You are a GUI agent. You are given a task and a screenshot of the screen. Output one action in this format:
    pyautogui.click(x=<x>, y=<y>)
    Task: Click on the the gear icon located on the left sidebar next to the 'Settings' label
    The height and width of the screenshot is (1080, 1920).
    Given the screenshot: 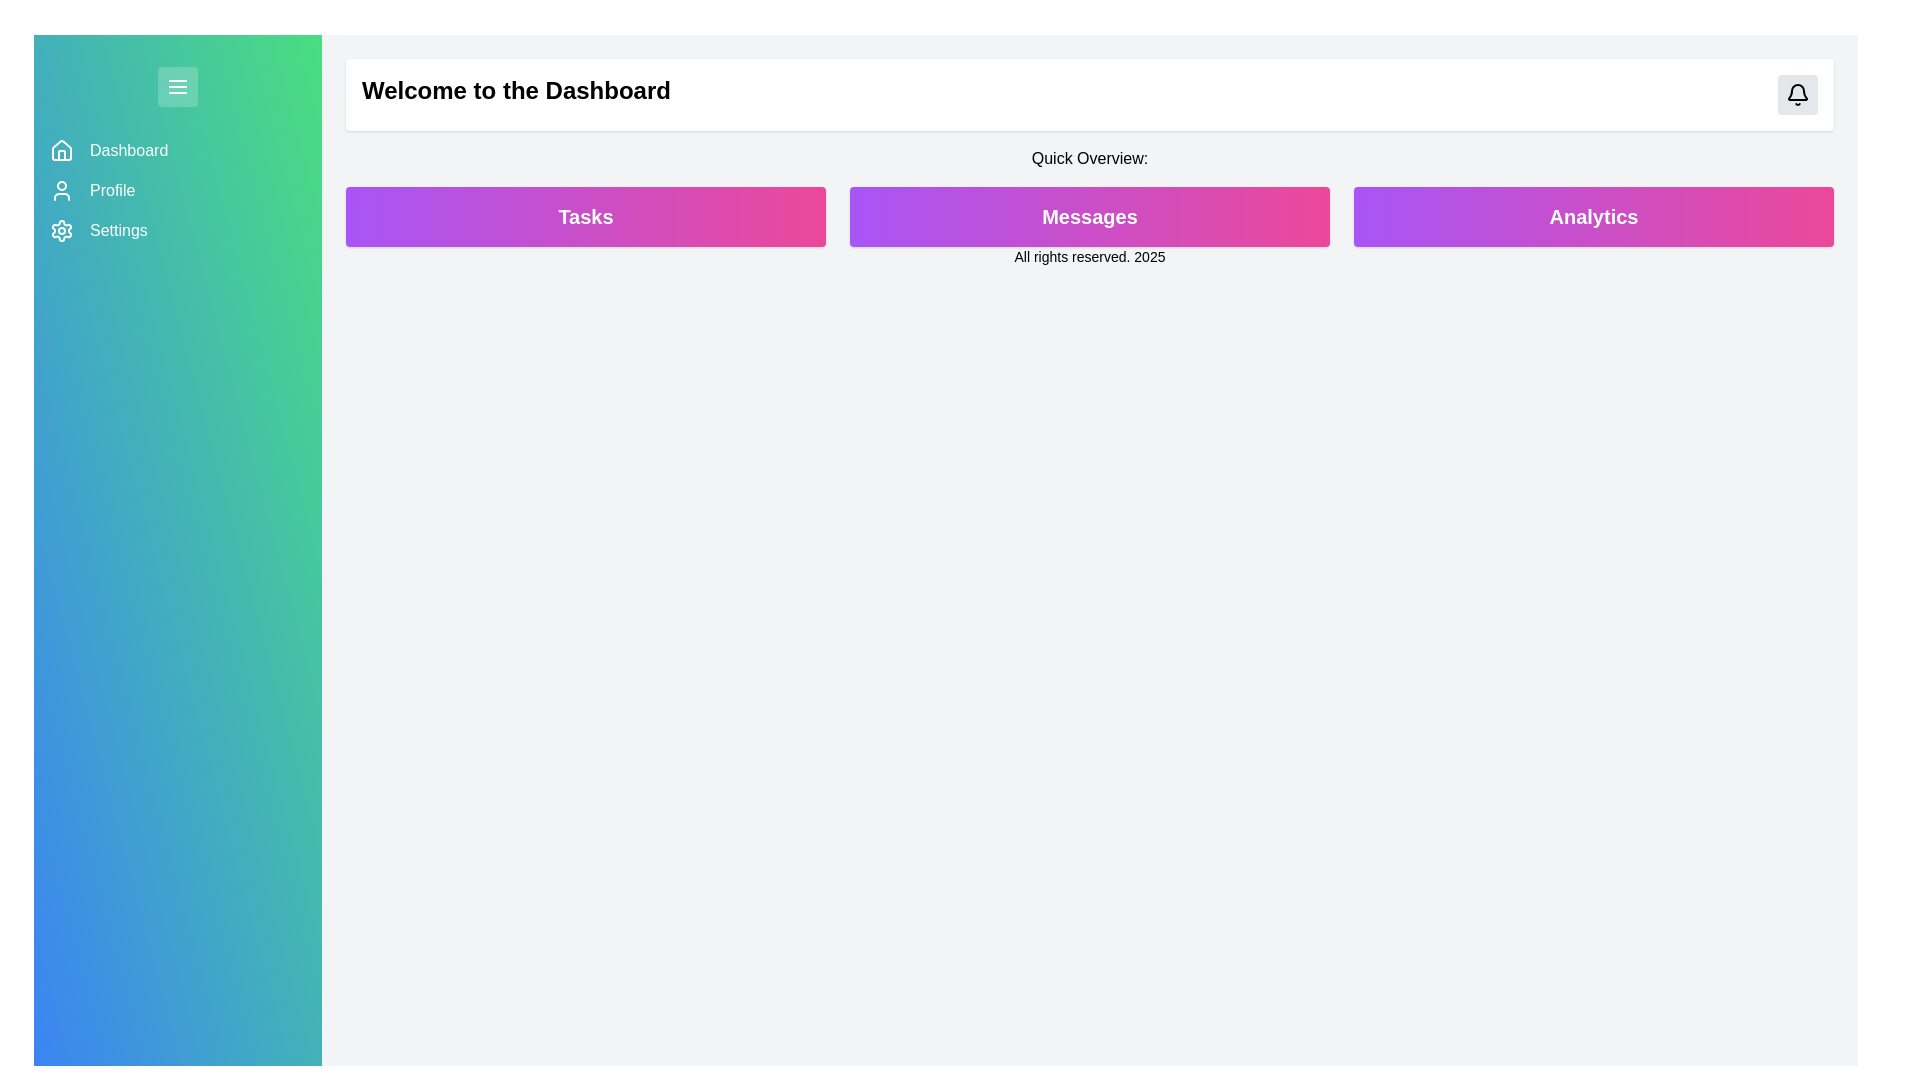 What is the action you would take?
    pyautogui.click(x=62, y=230)
    